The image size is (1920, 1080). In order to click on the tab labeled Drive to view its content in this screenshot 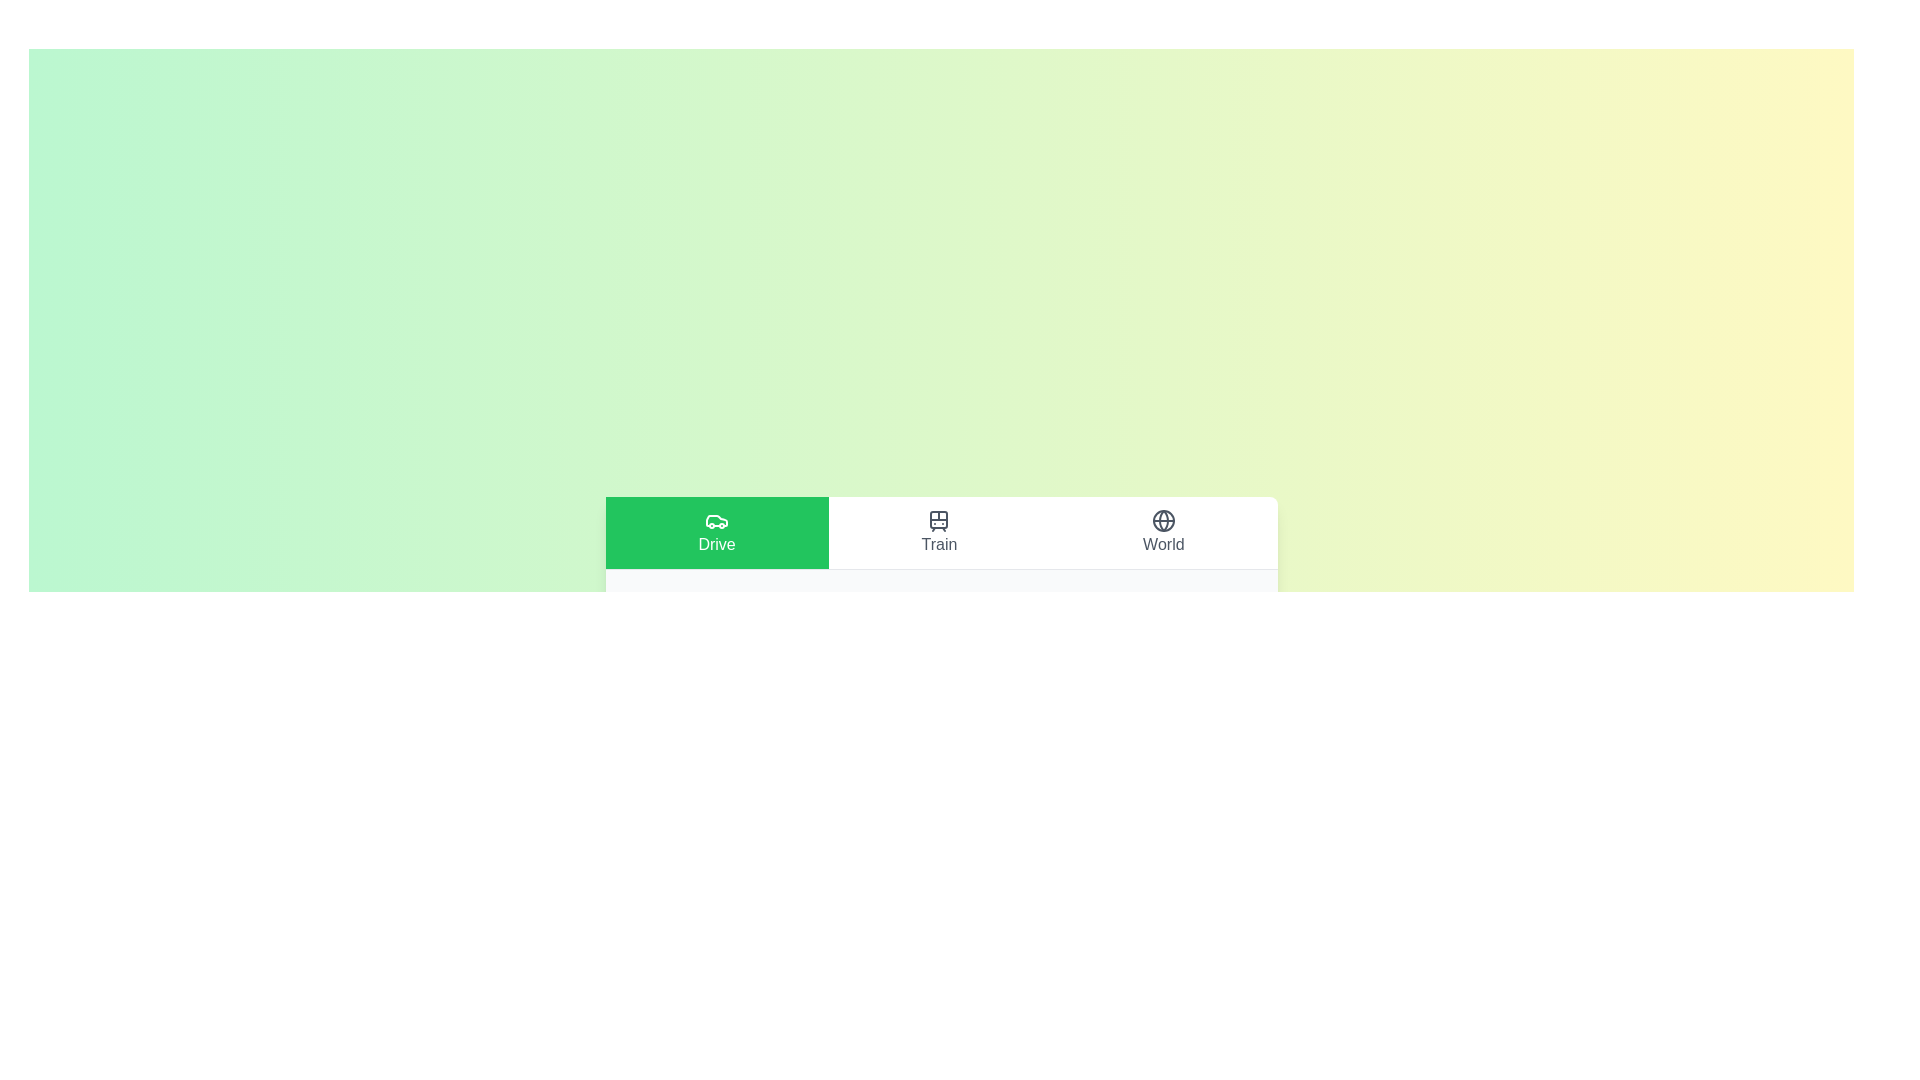, I will do `click(717, 531)`.